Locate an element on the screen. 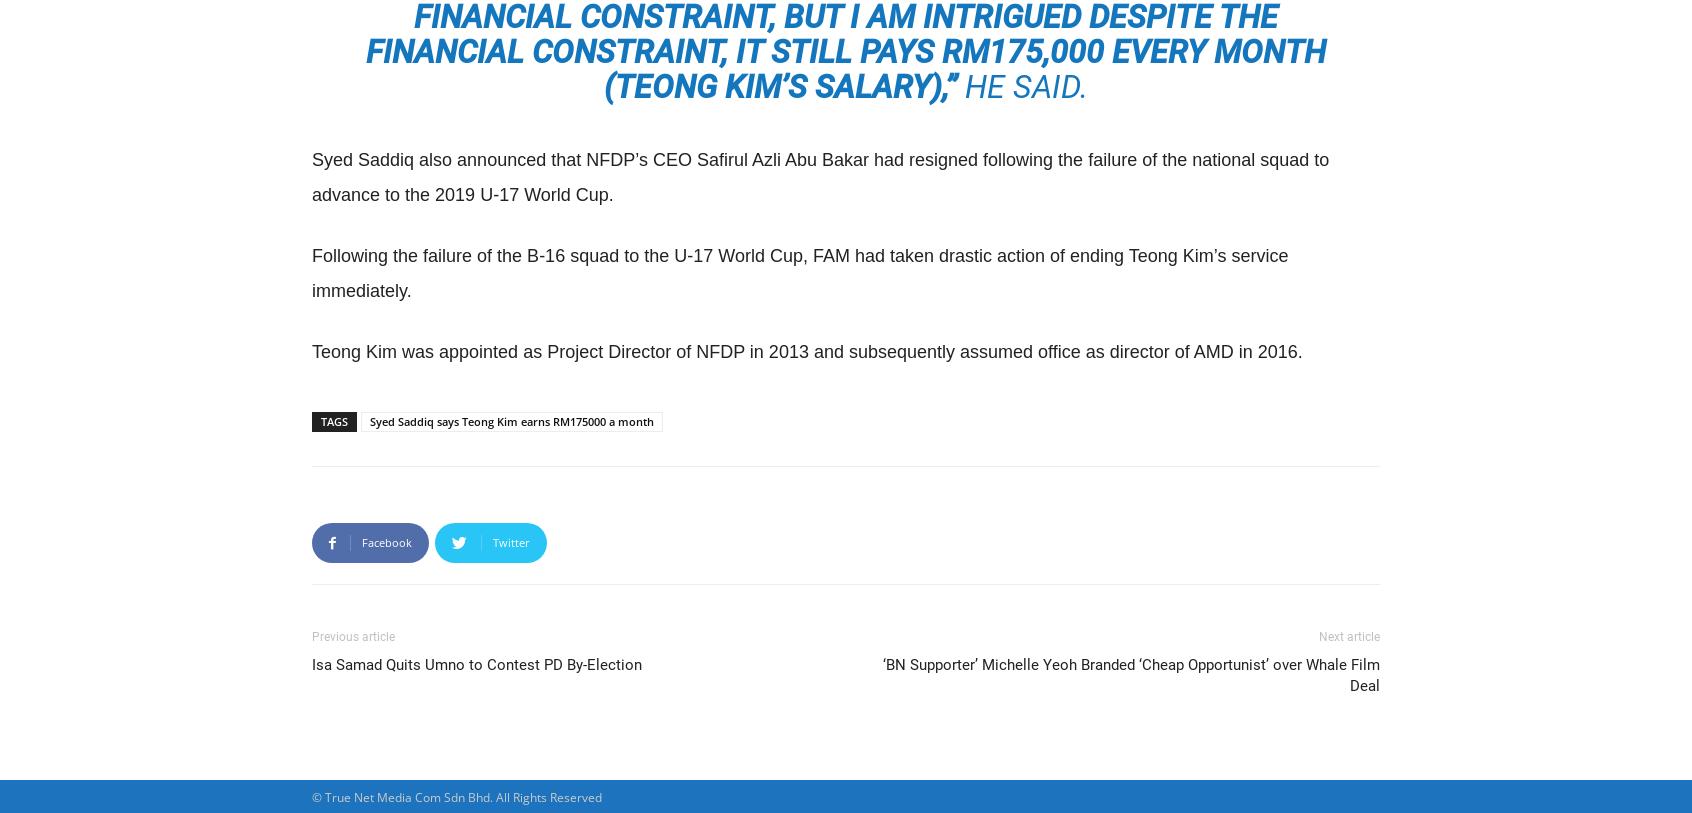 The height and width of the screenshot is (813, 1692). 'Next article' is located at coordinates (1349, 636).